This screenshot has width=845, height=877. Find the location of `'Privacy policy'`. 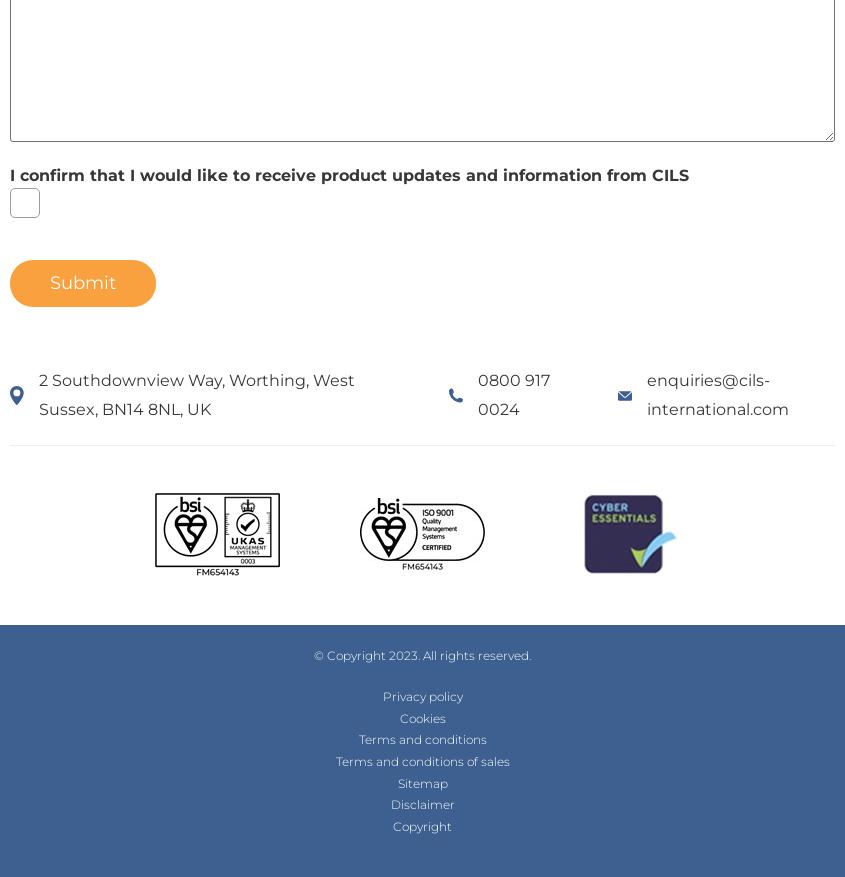

'Privacy policy' is located at coordinates (420, 695).